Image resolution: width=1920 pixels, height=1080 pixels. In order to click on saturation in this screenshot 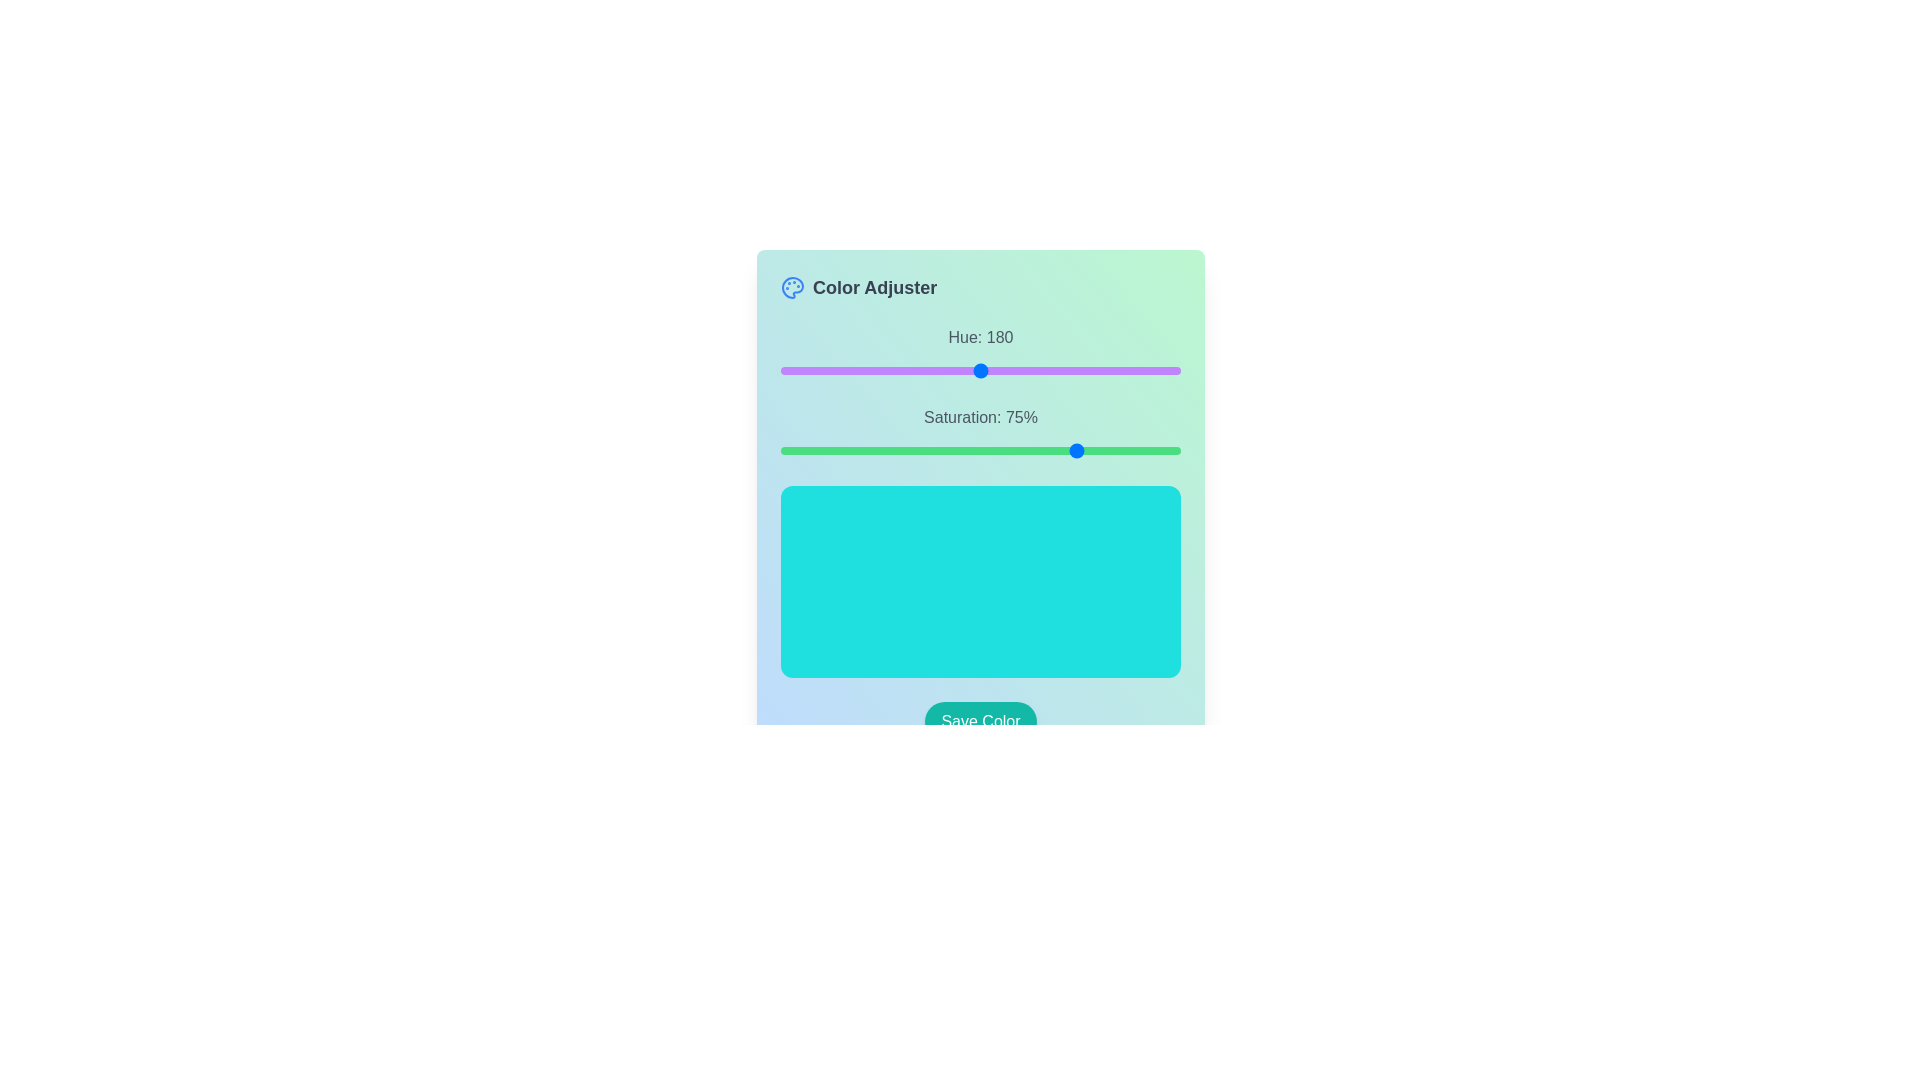, I will do `click(1068, 451)`.